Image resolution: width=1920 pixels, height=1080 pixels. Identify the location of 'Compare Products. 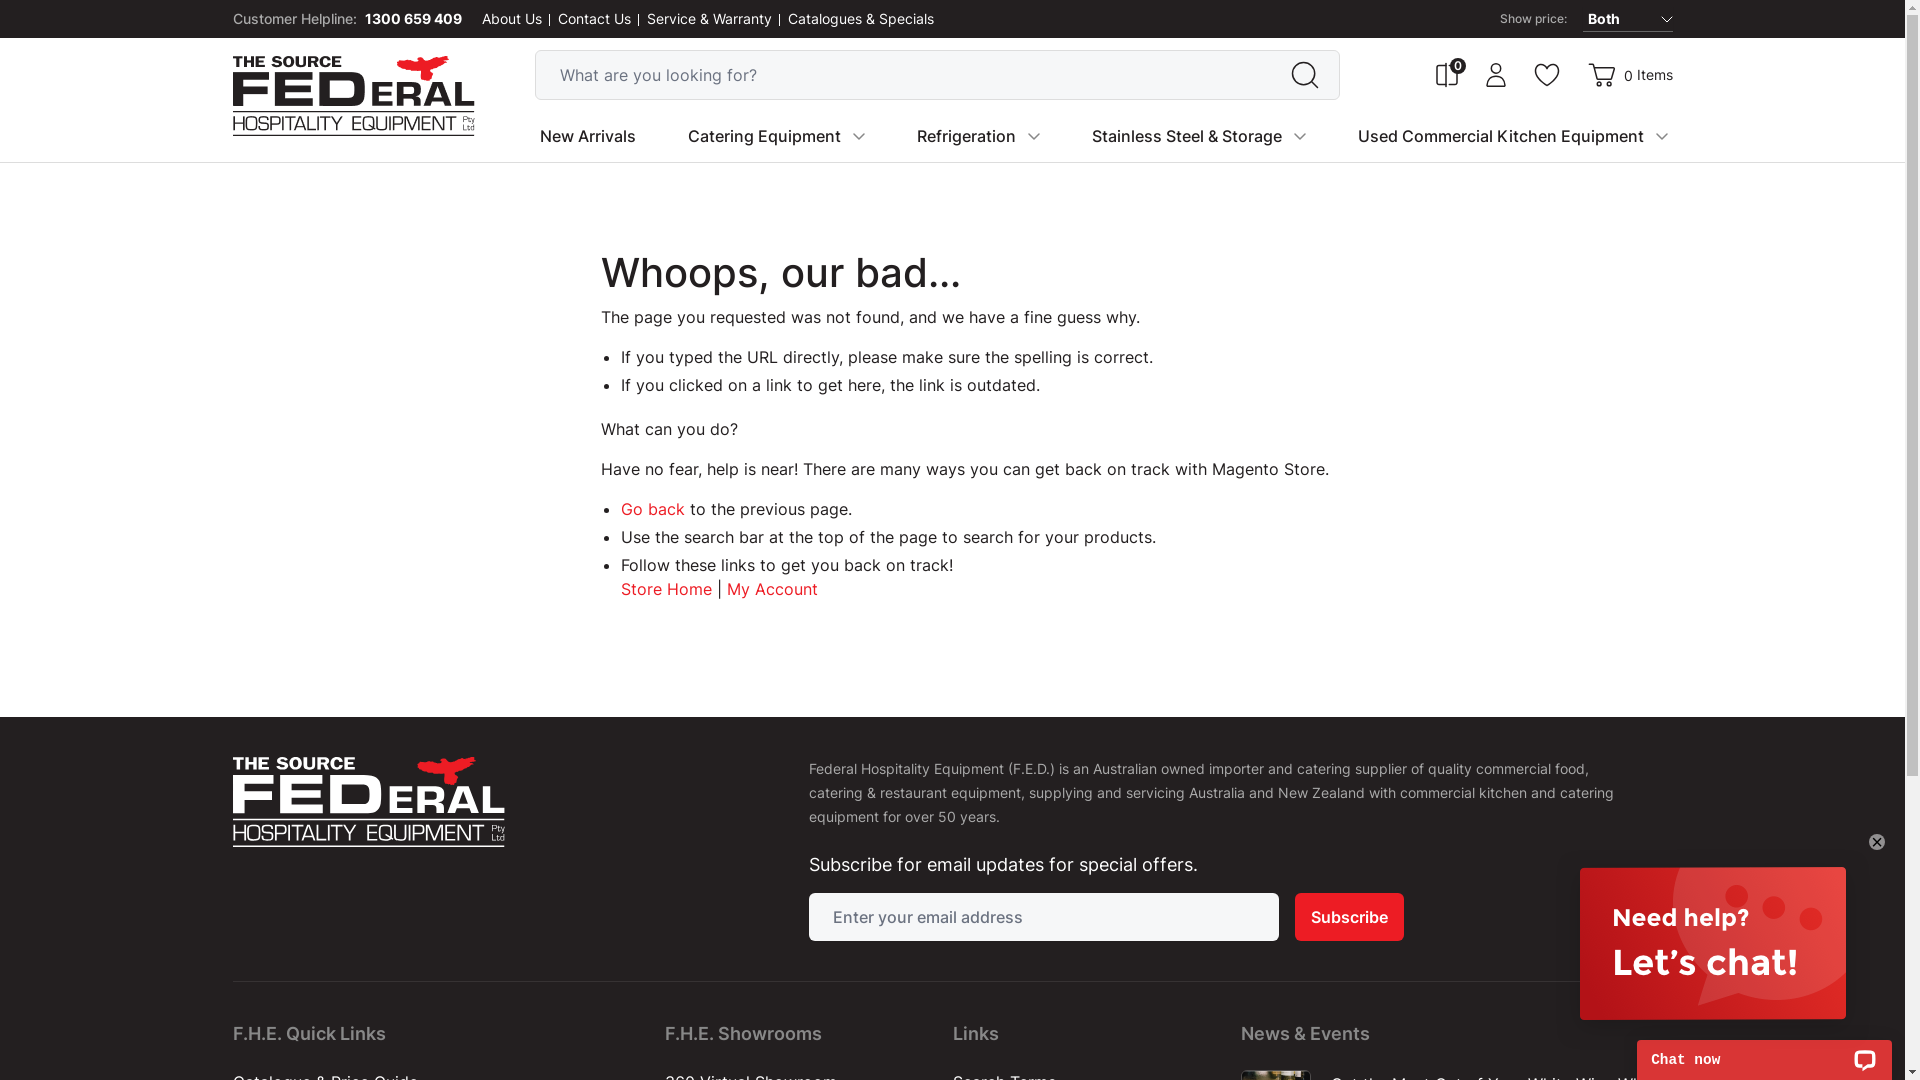
(1446, 73).